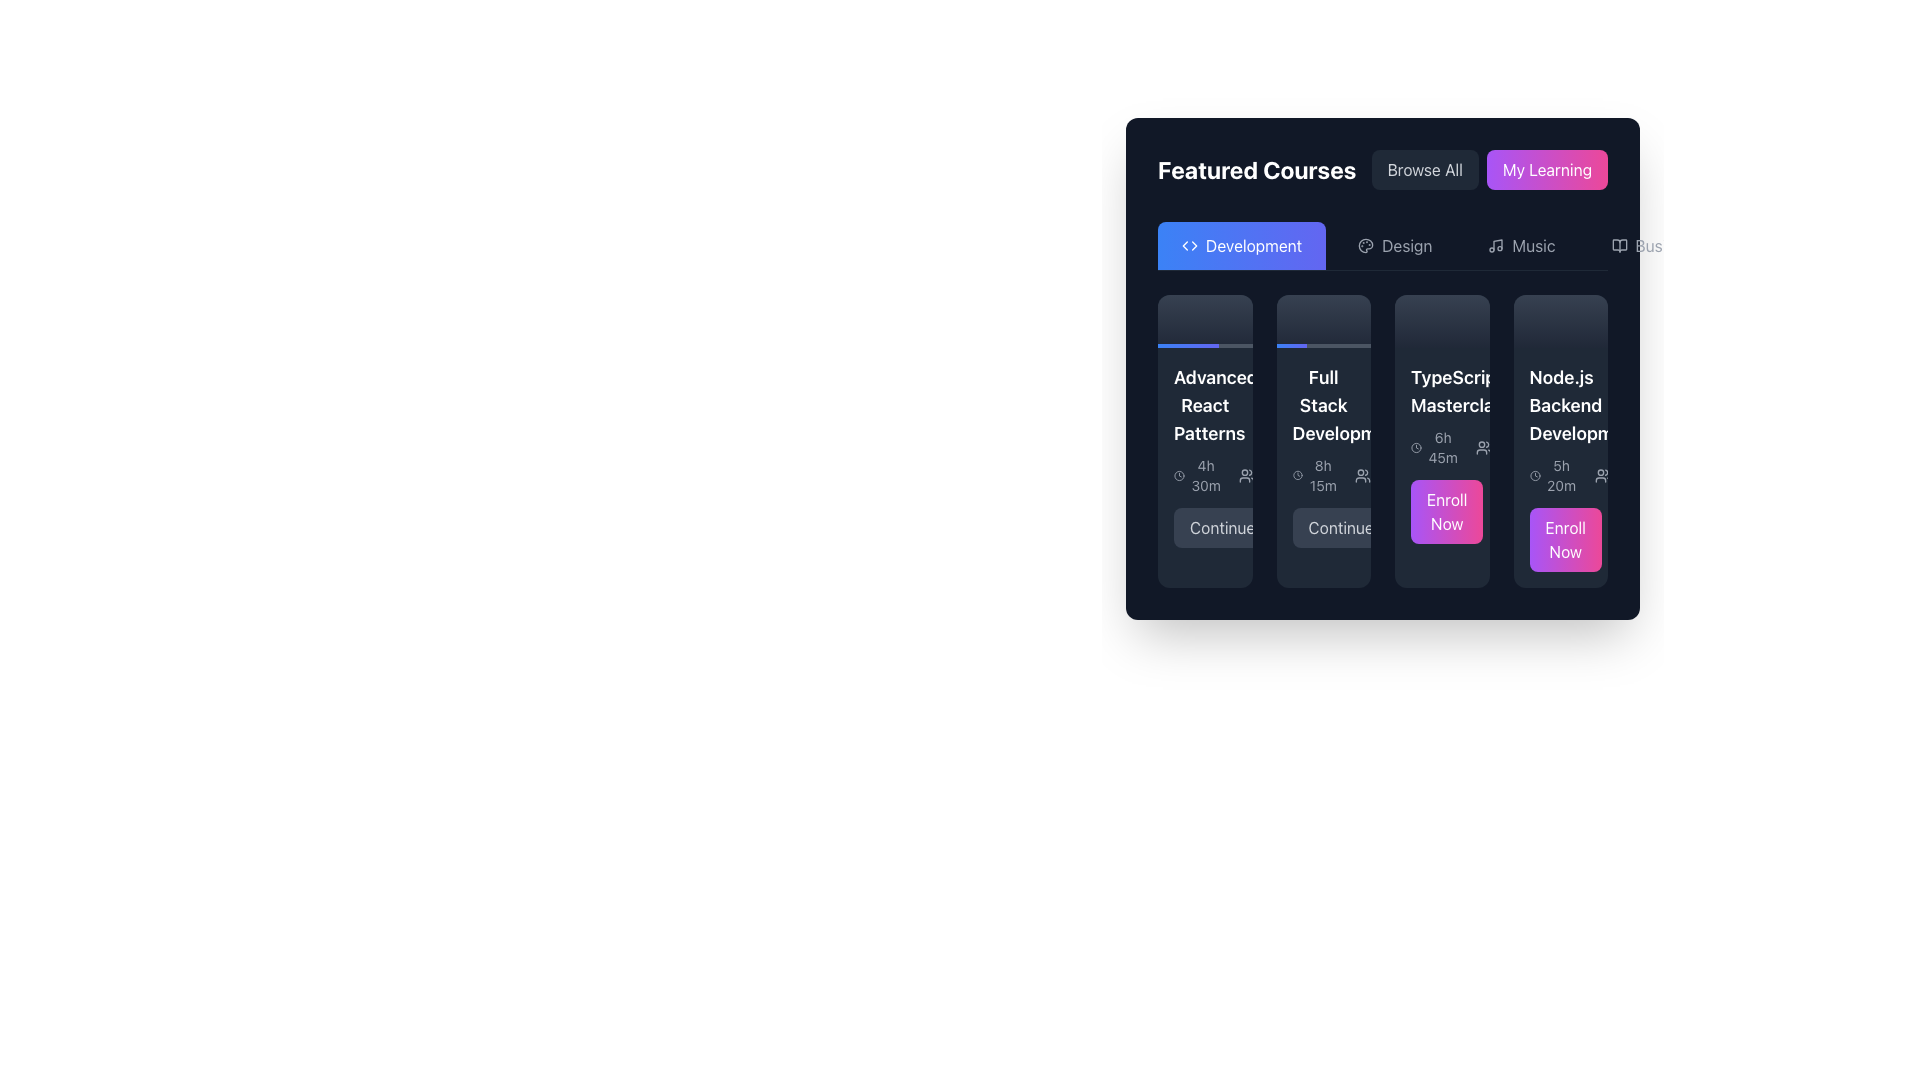 The height and width of the screenshot is (1080, 1920). What do you see at coordinates (1323, 440) in the screenshot?
I see `the progress bar within the course module card located in the 'Featured Courses' section, specifically the second card between 'Advanced React Patterns' and 'TypeScript Masterclass'` at bounding box center [1323, 440].